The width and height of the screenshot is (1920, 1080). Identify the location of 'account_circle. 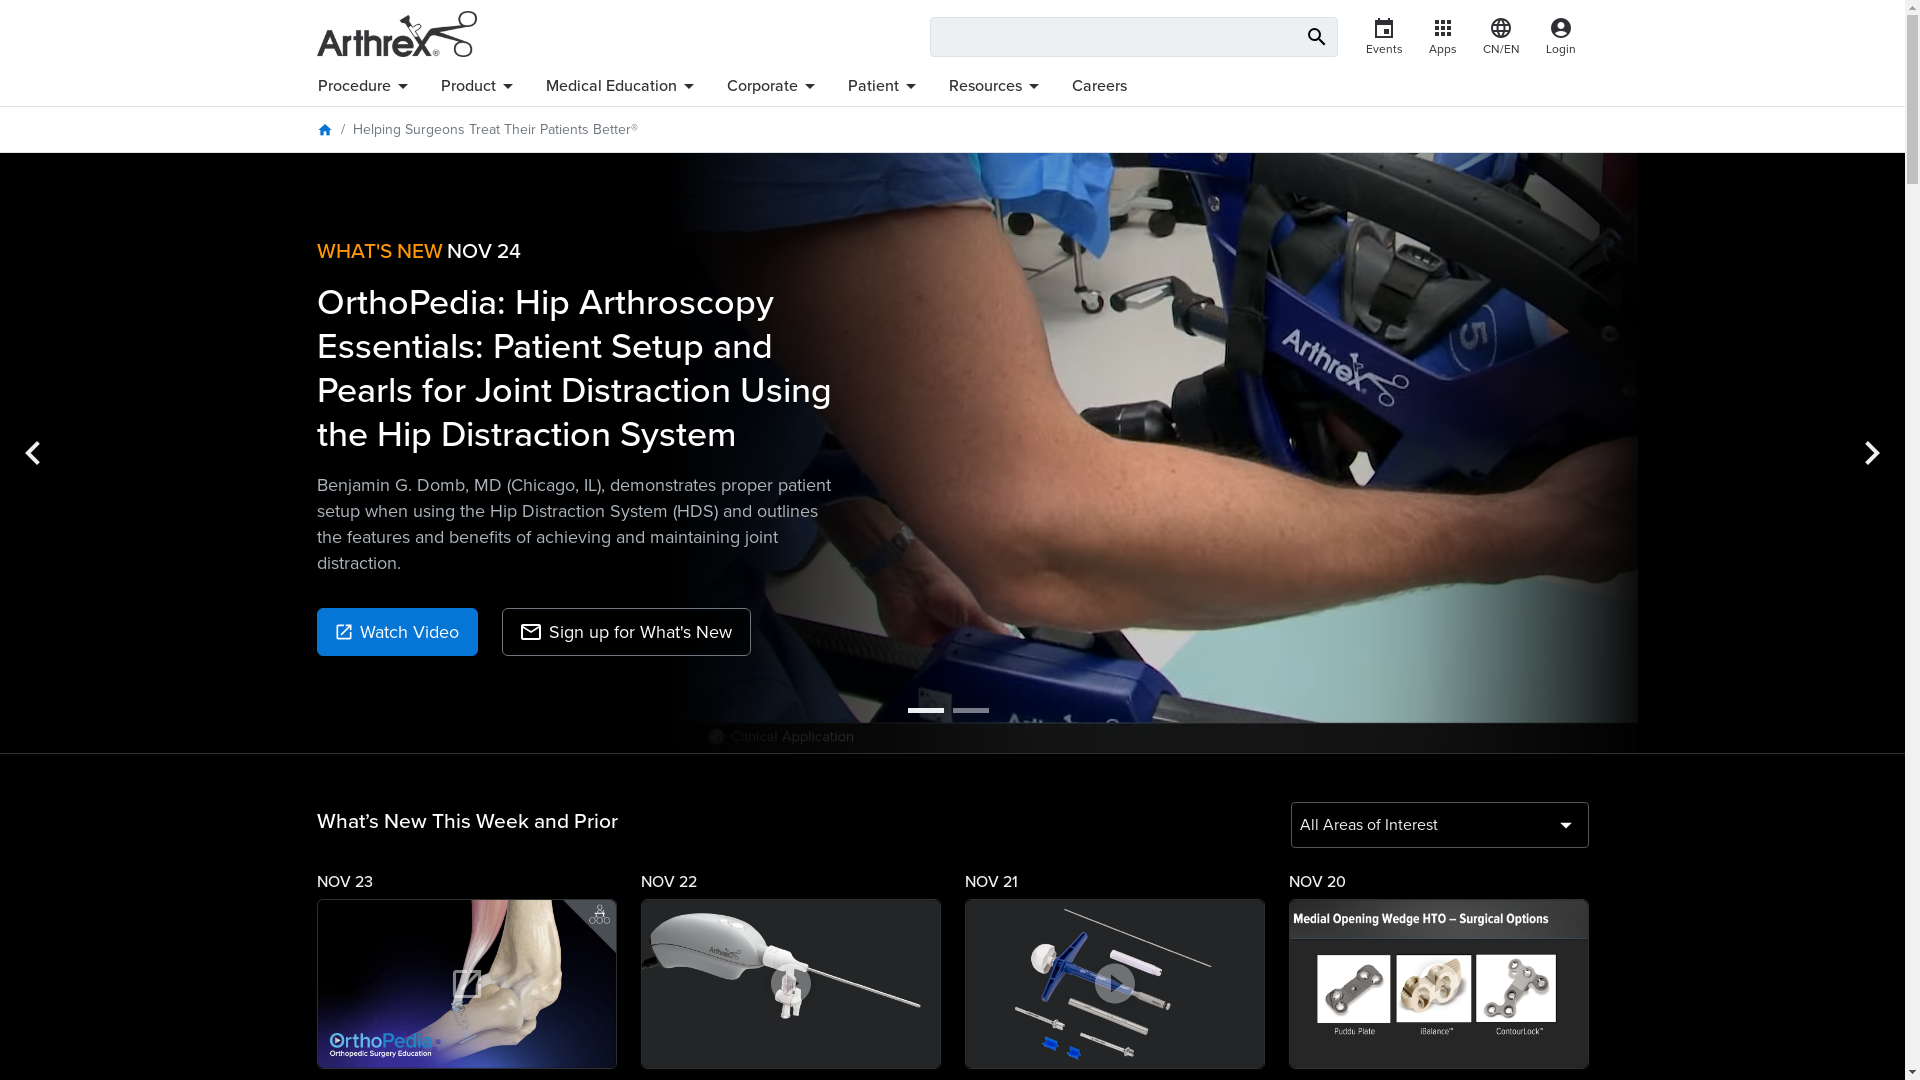
(1559, 37).